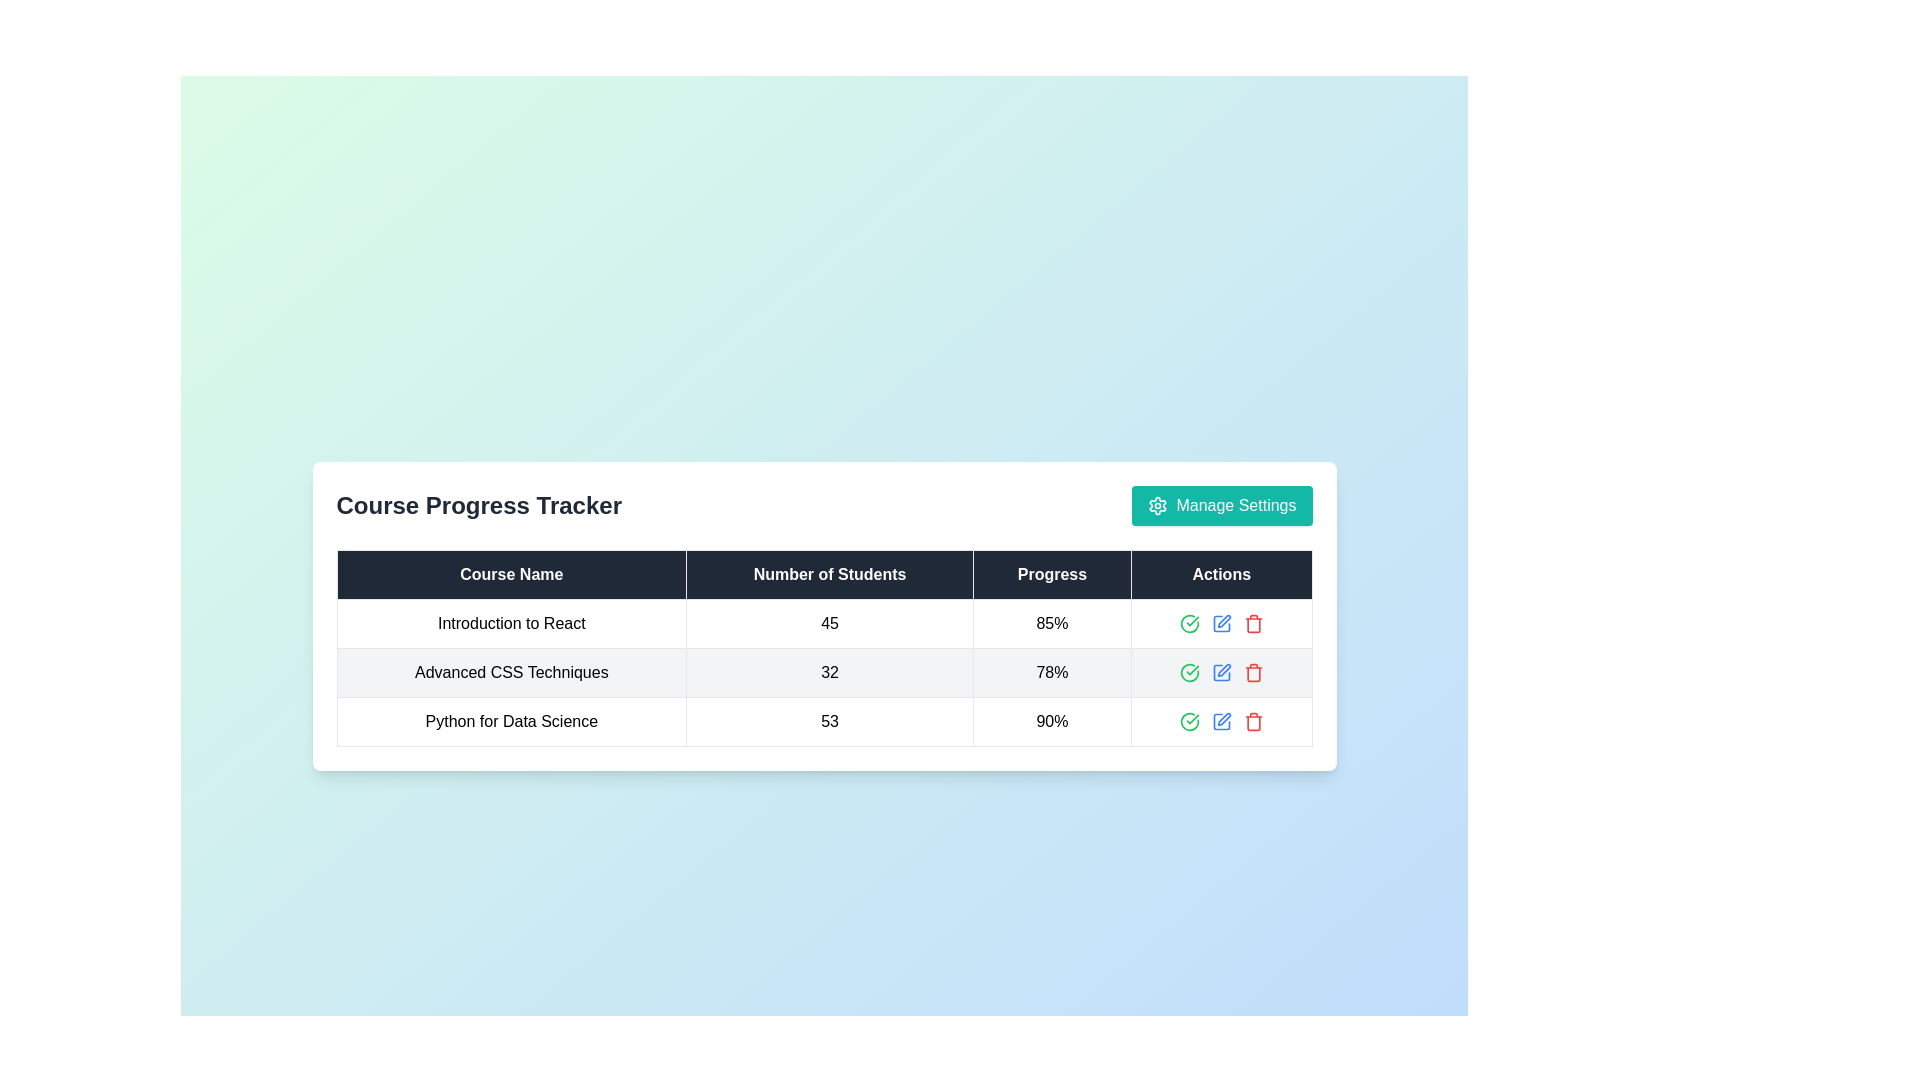 The image size is (1920, 1080). What do you see at coordinates (1223, 620) in the screenshot?
I see `the second icon in the 'Actions' column of the last row in the table` at bounding box center [1223, 620].